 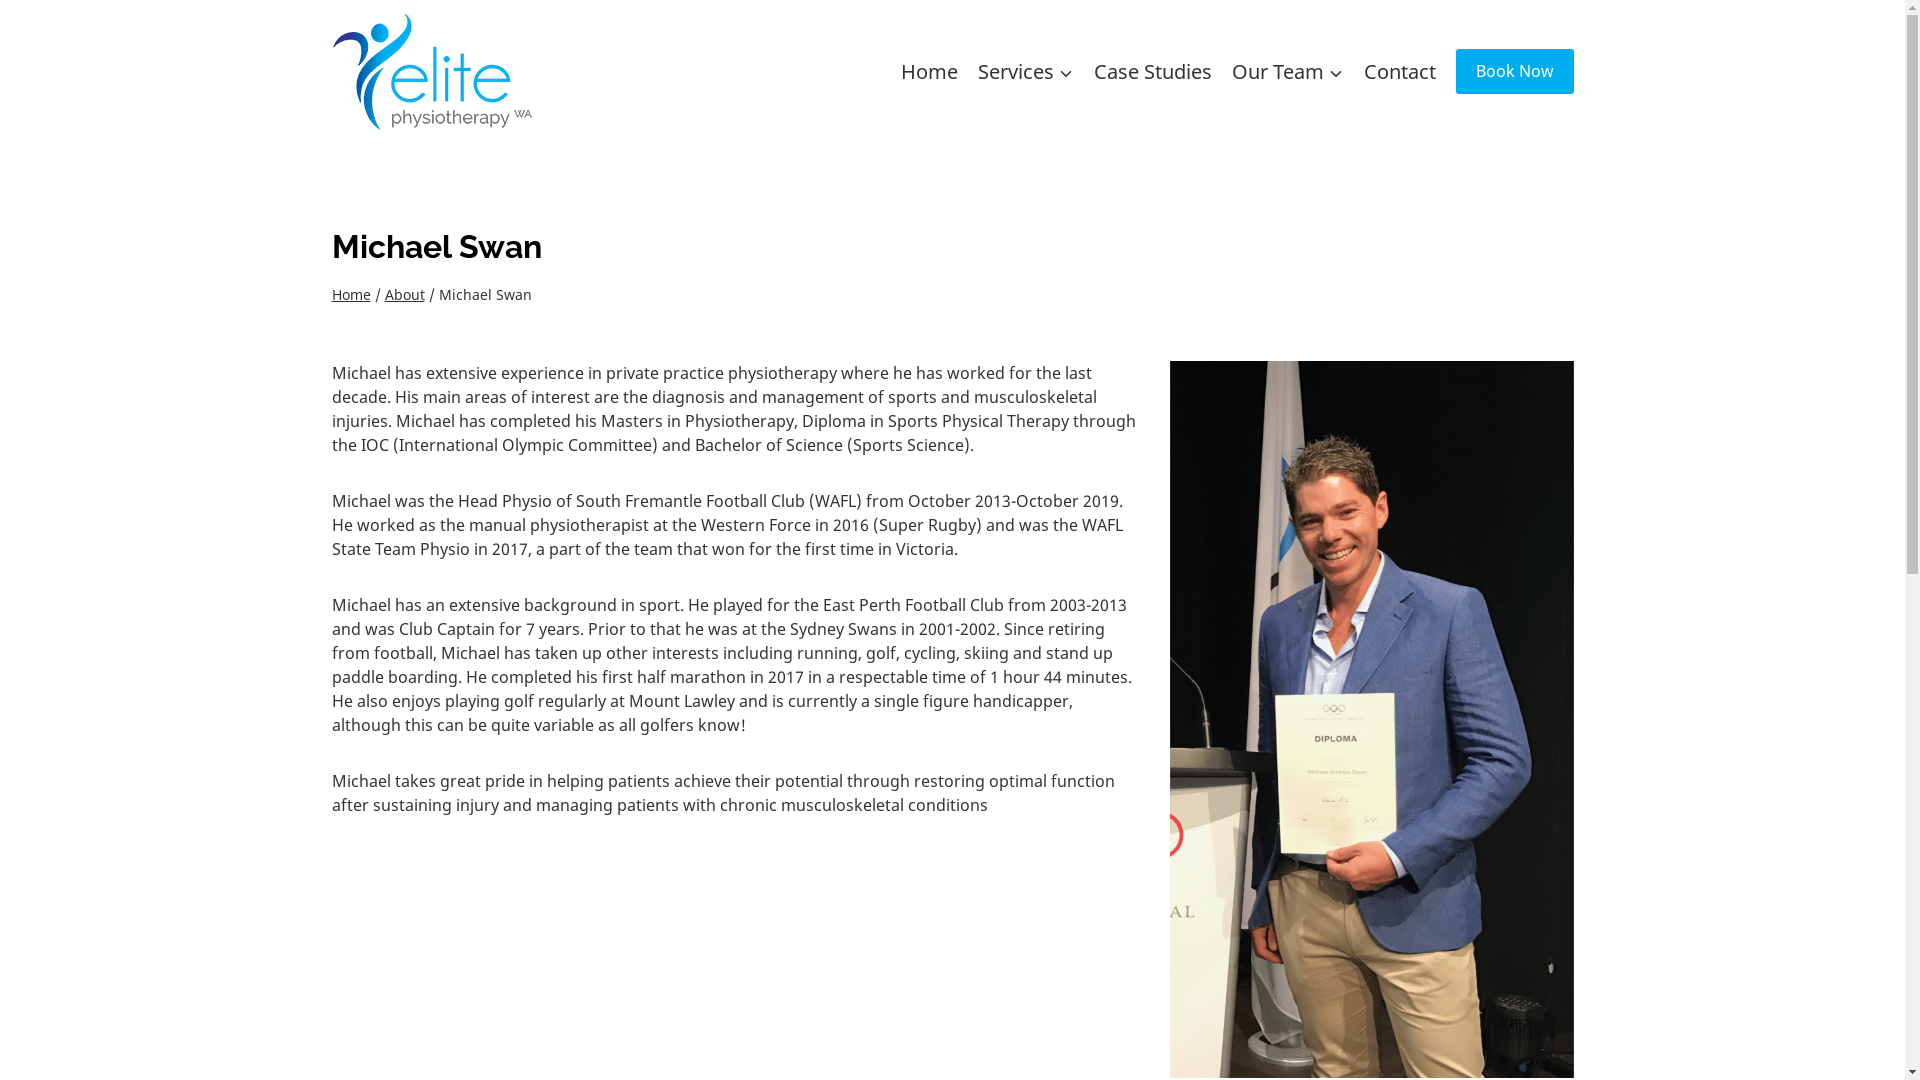 What do you see at coordinates (1152, 69) in the screenshot?
I see `'Case Studies'` at bounding box center [1152, 69].